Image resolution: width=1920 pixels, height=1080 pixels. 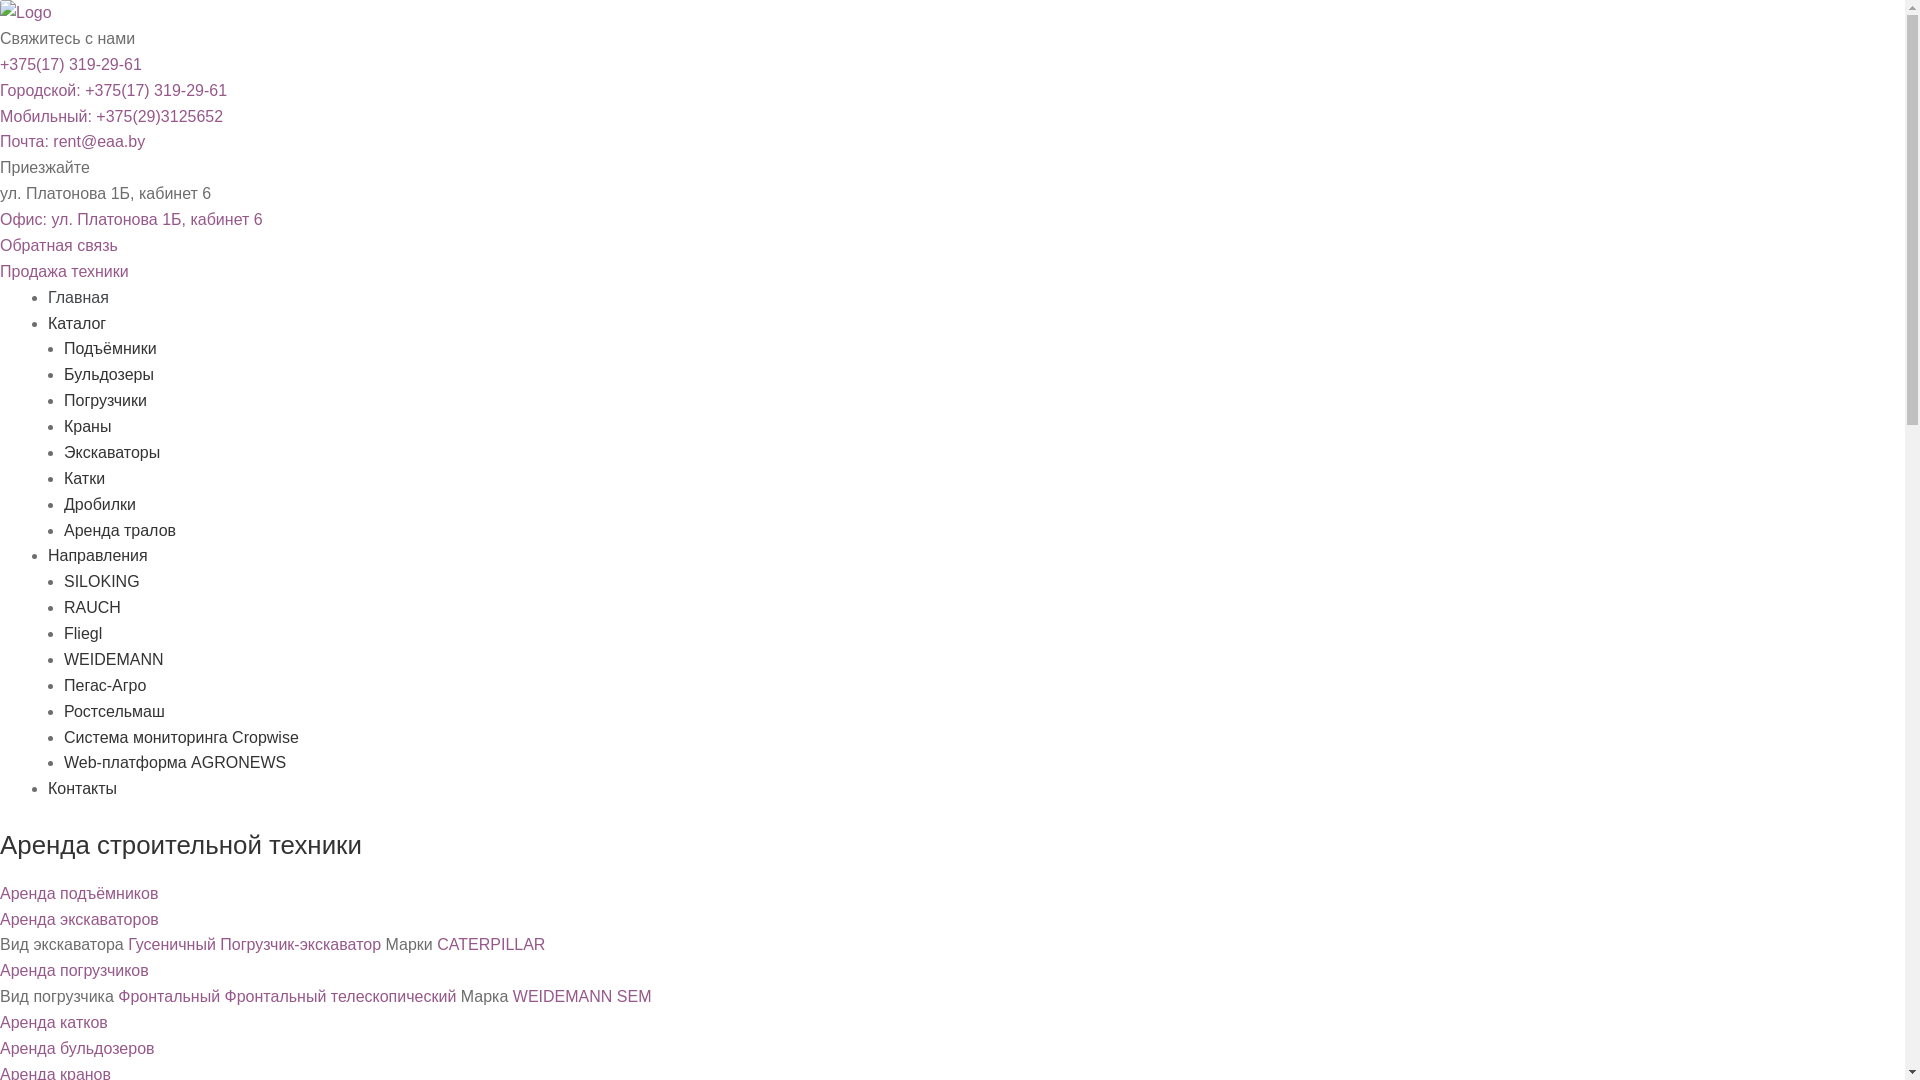 What do you see at coordinates (91, 606) in the screenshot?
I see `'RAUCH'` at bounding box center [91, 606].